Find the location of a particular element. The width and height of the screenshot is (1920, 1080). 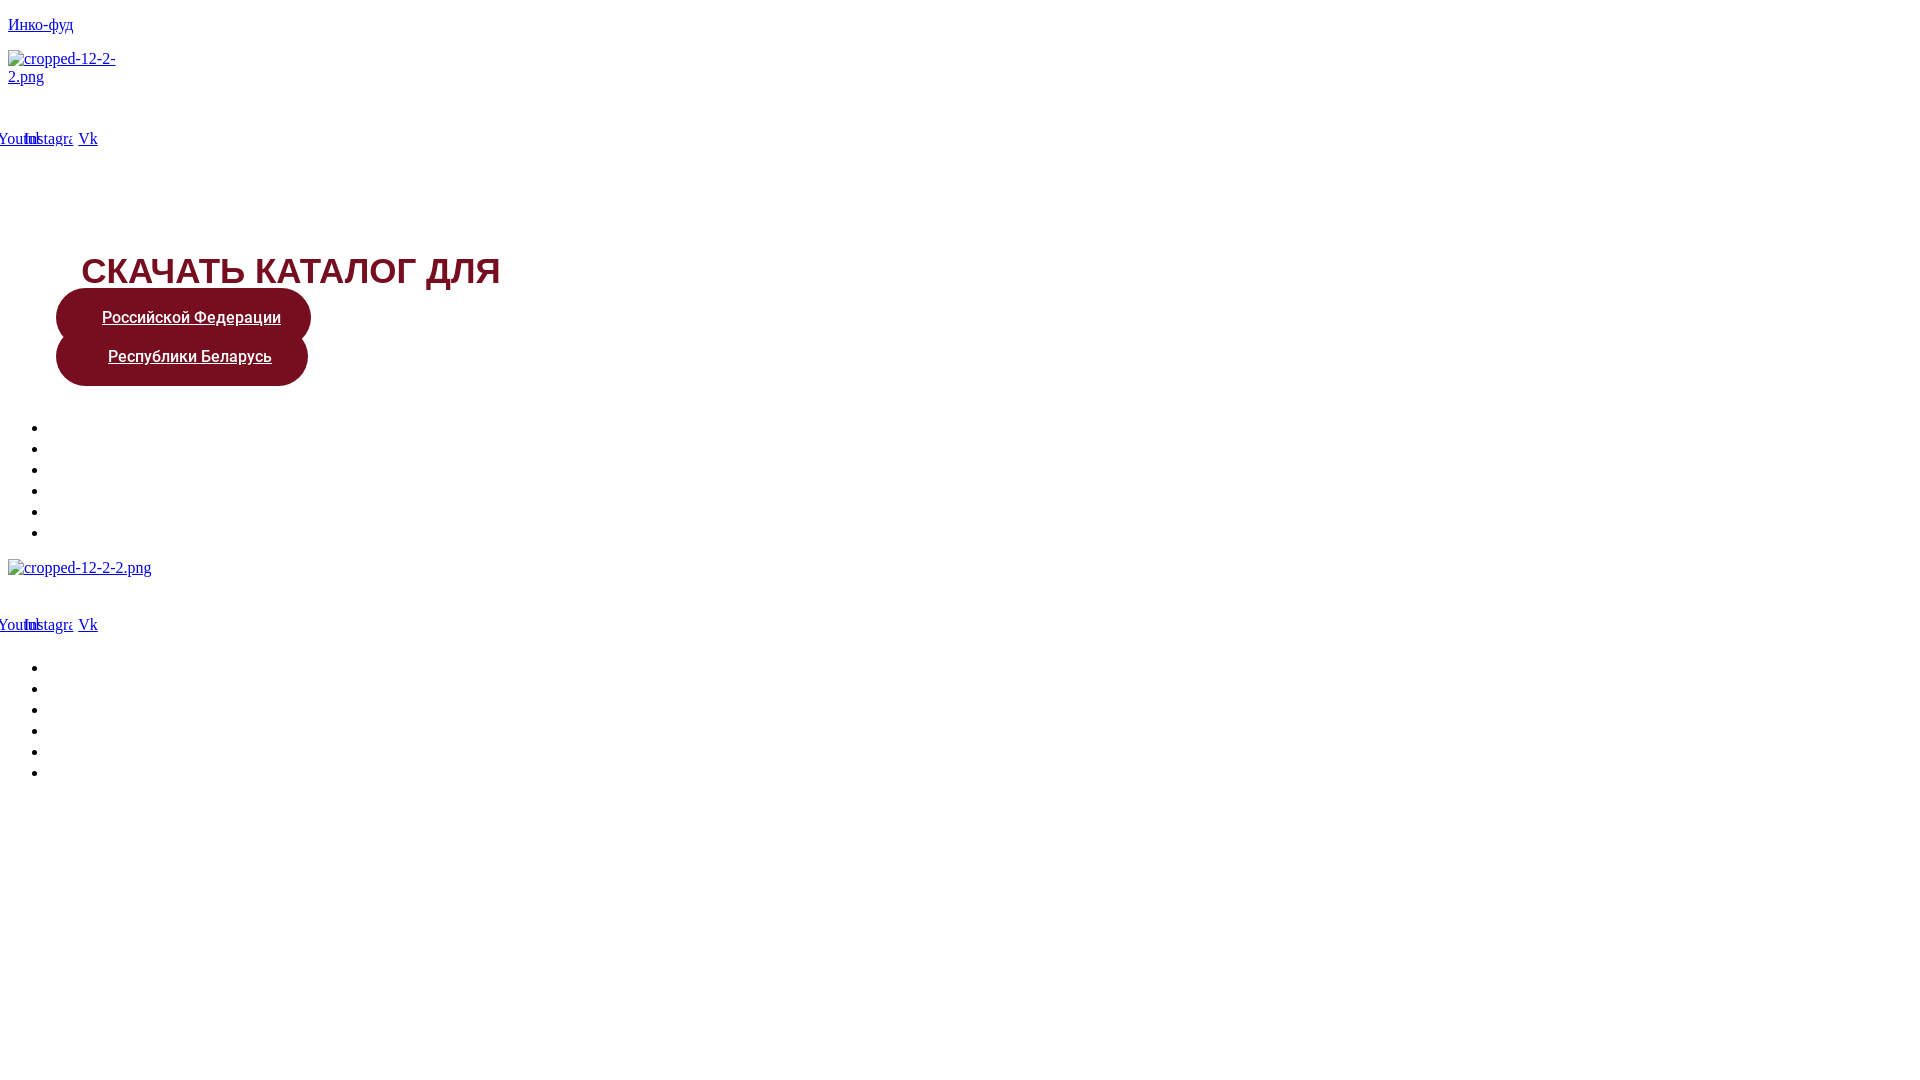

'Instagram' is located at coordinates (56, 137).